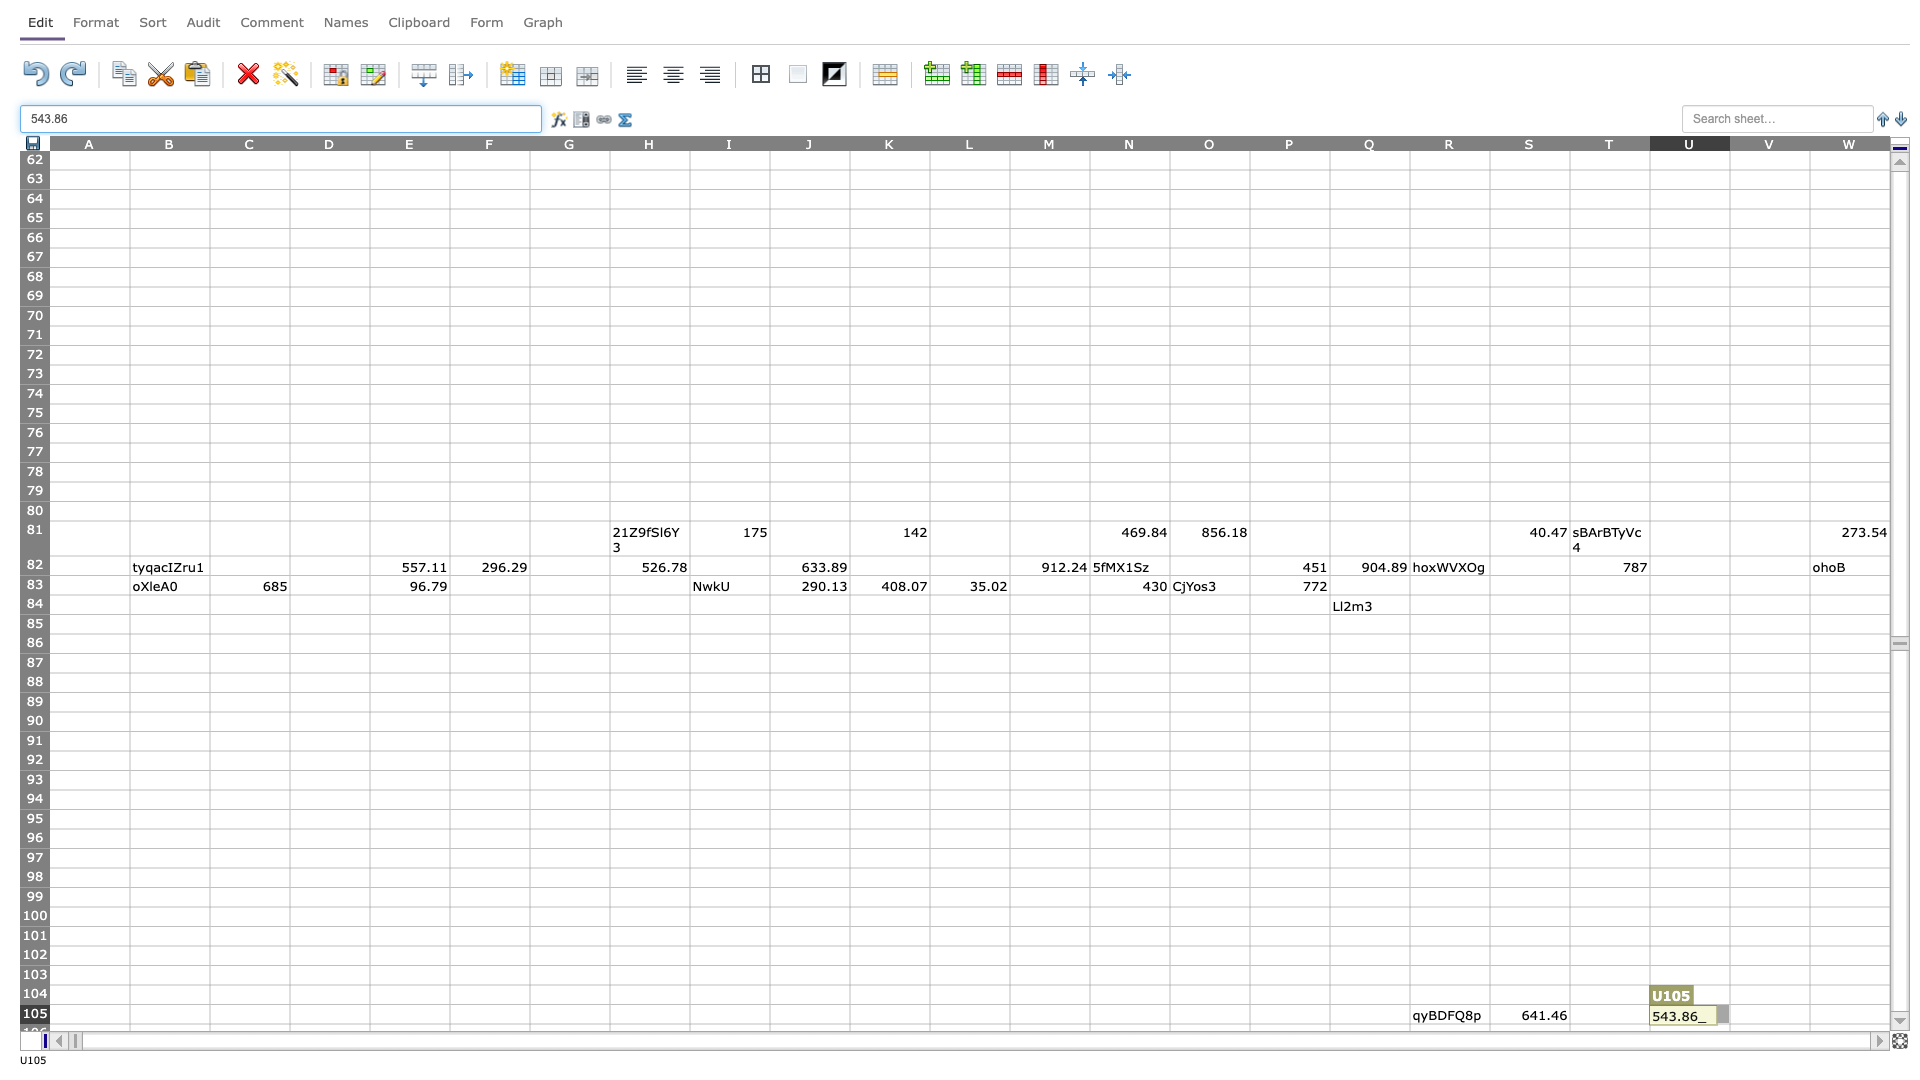  I want to click on right edge of cell W105, so click(1889, 1014).